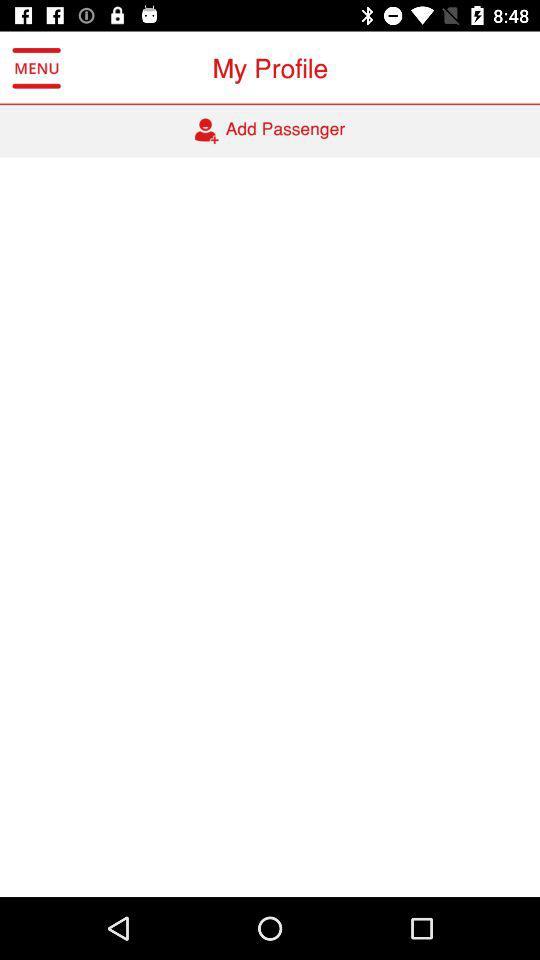 Image resolution: width=540 pixels, height=960 pixels. I want to click on add passenger item, so click(270, 130).